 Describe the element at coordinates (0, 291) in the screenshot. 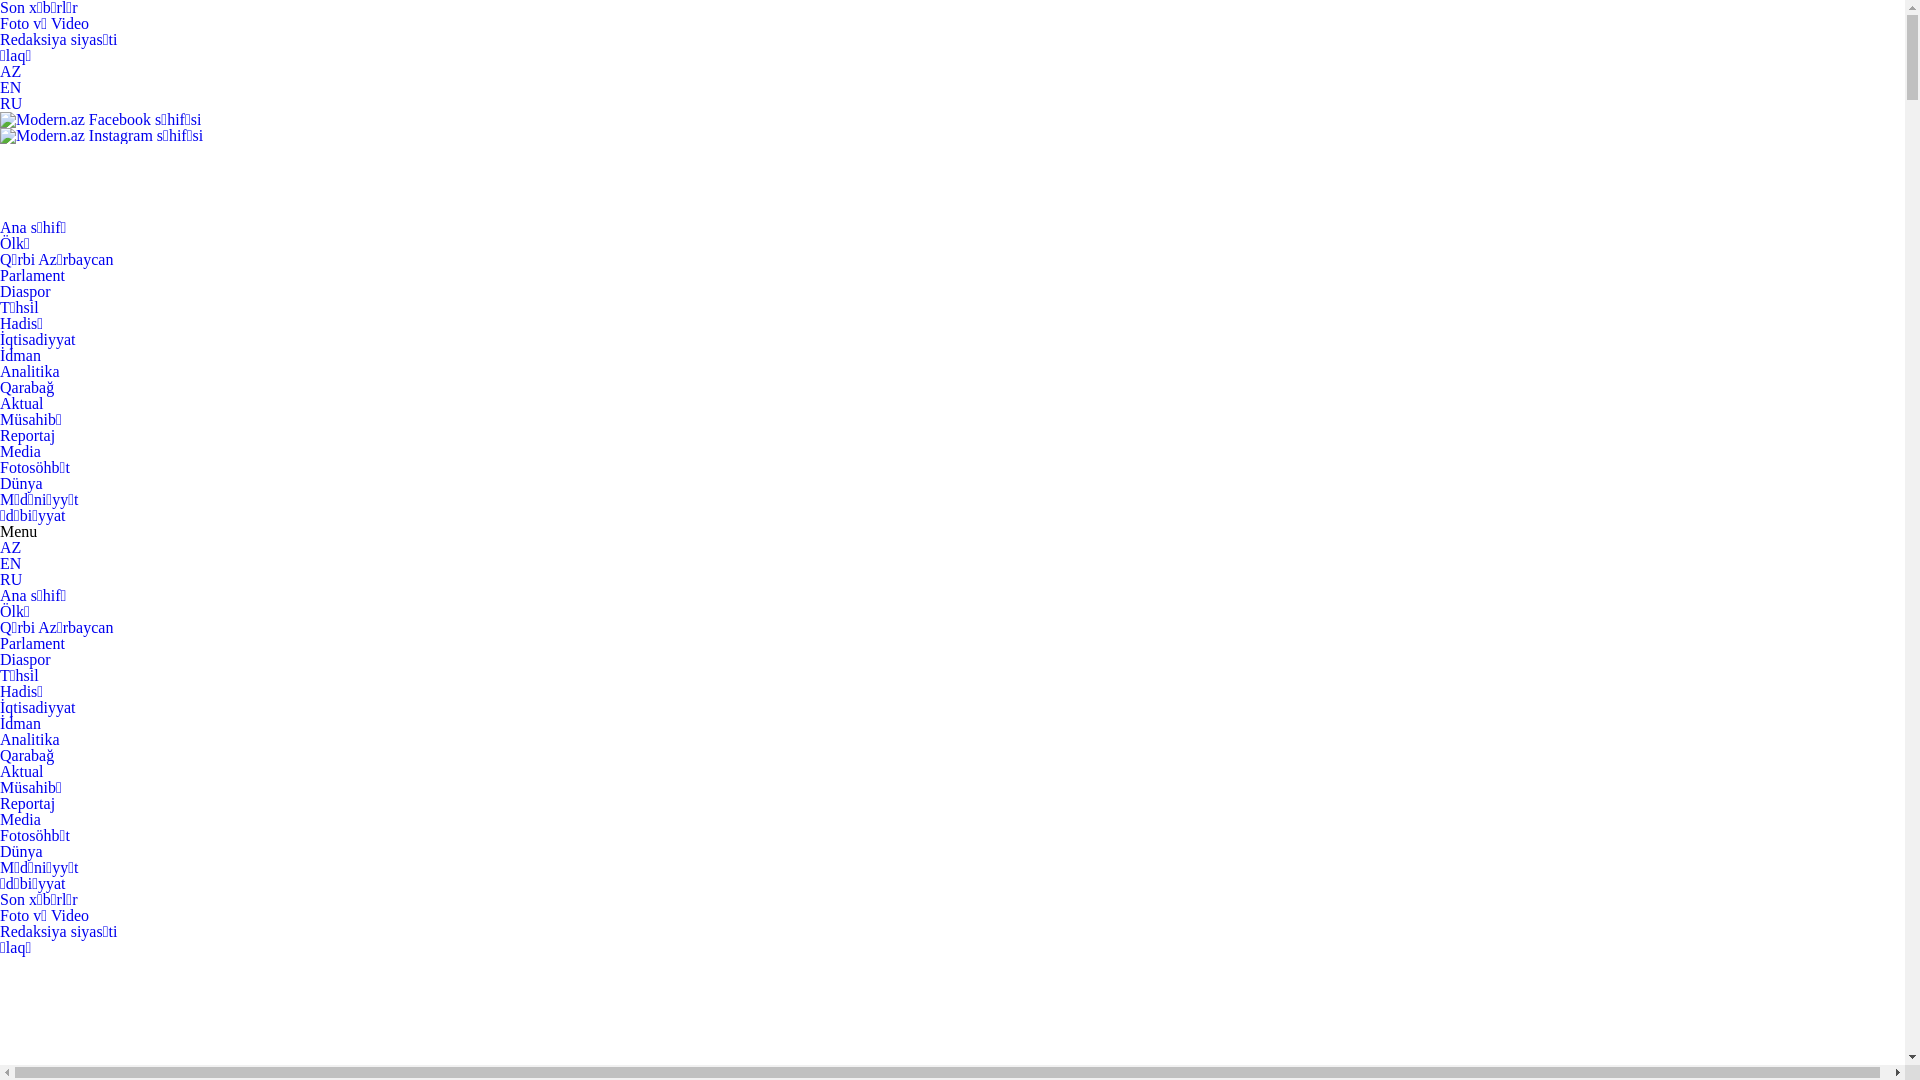

I see `'Diaspor'` at that location.